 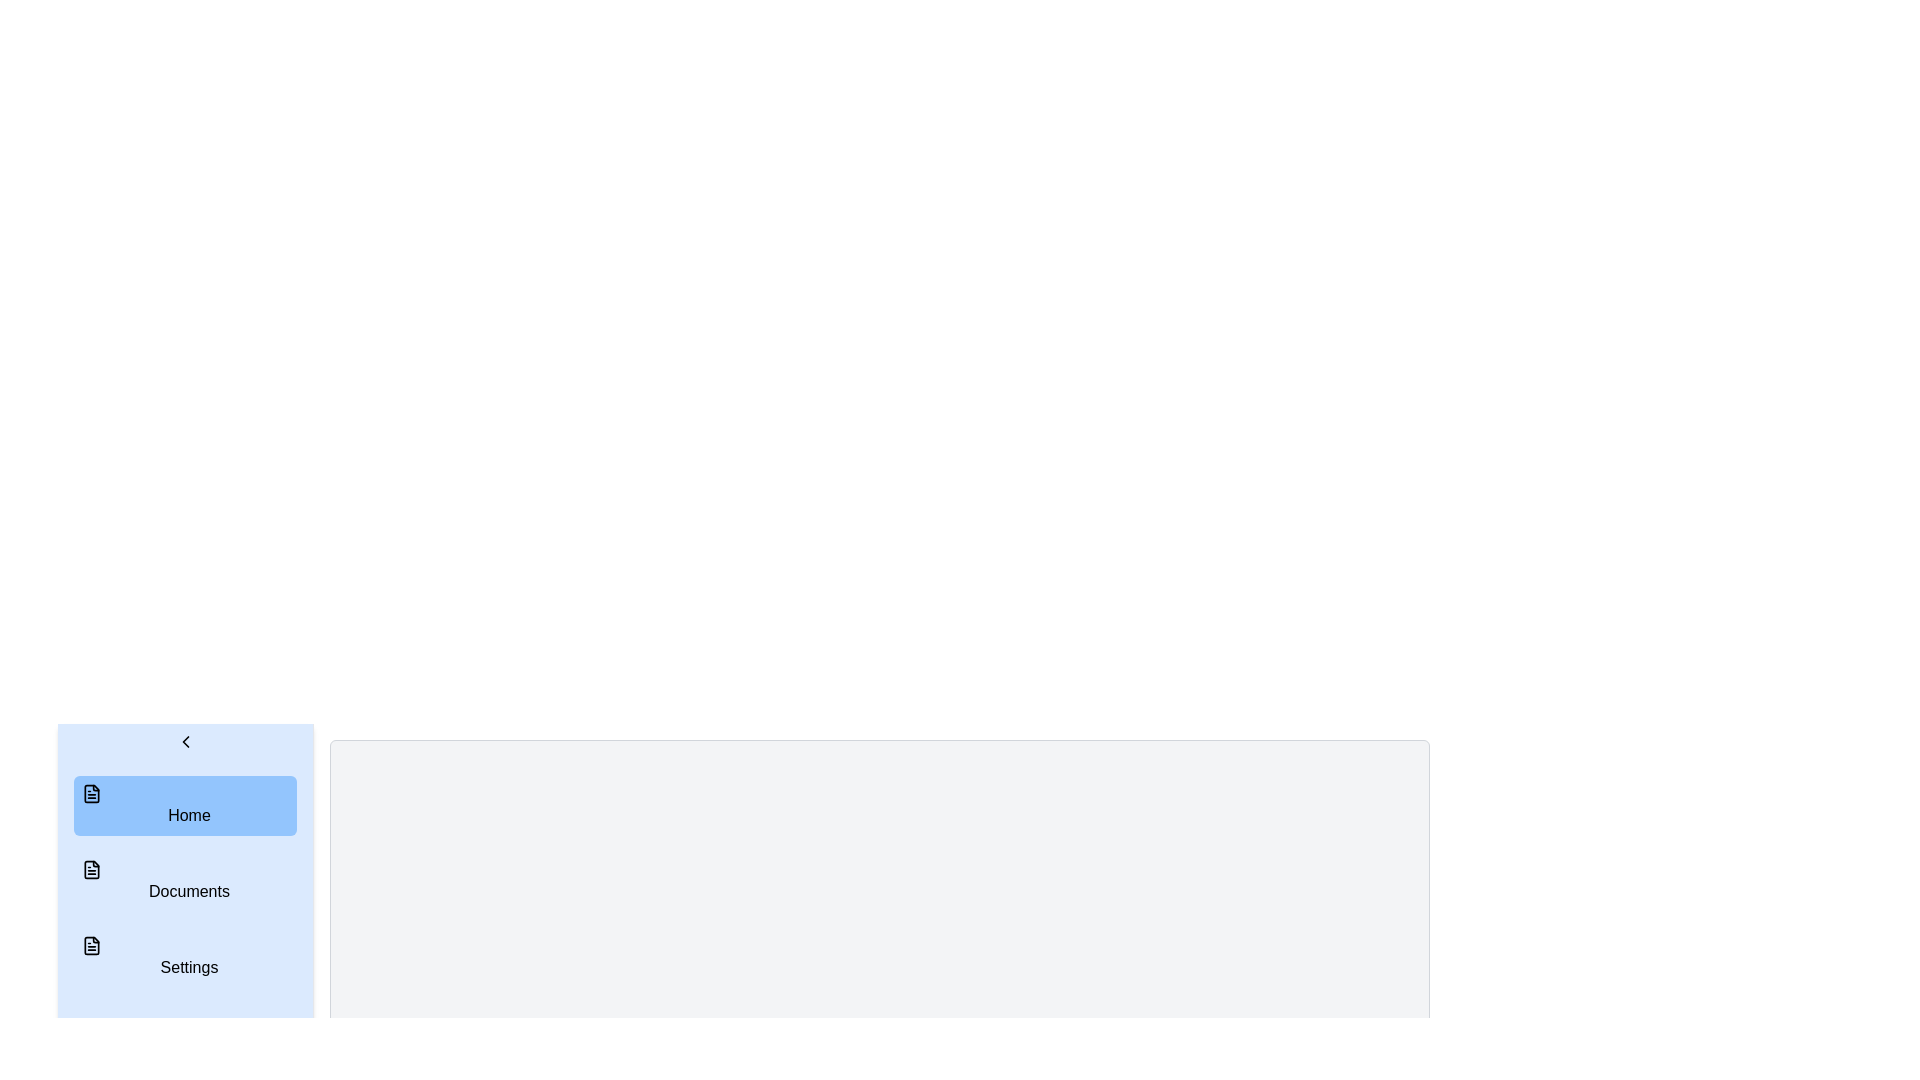 What do you see at coordinates (90, 869) in the screenshot?
I see `the 'Documents' SVG icon in the navigation menu, which is the second entry in the vertical list between 'Home' and 'Settings'` at bounding box center [90, 869].